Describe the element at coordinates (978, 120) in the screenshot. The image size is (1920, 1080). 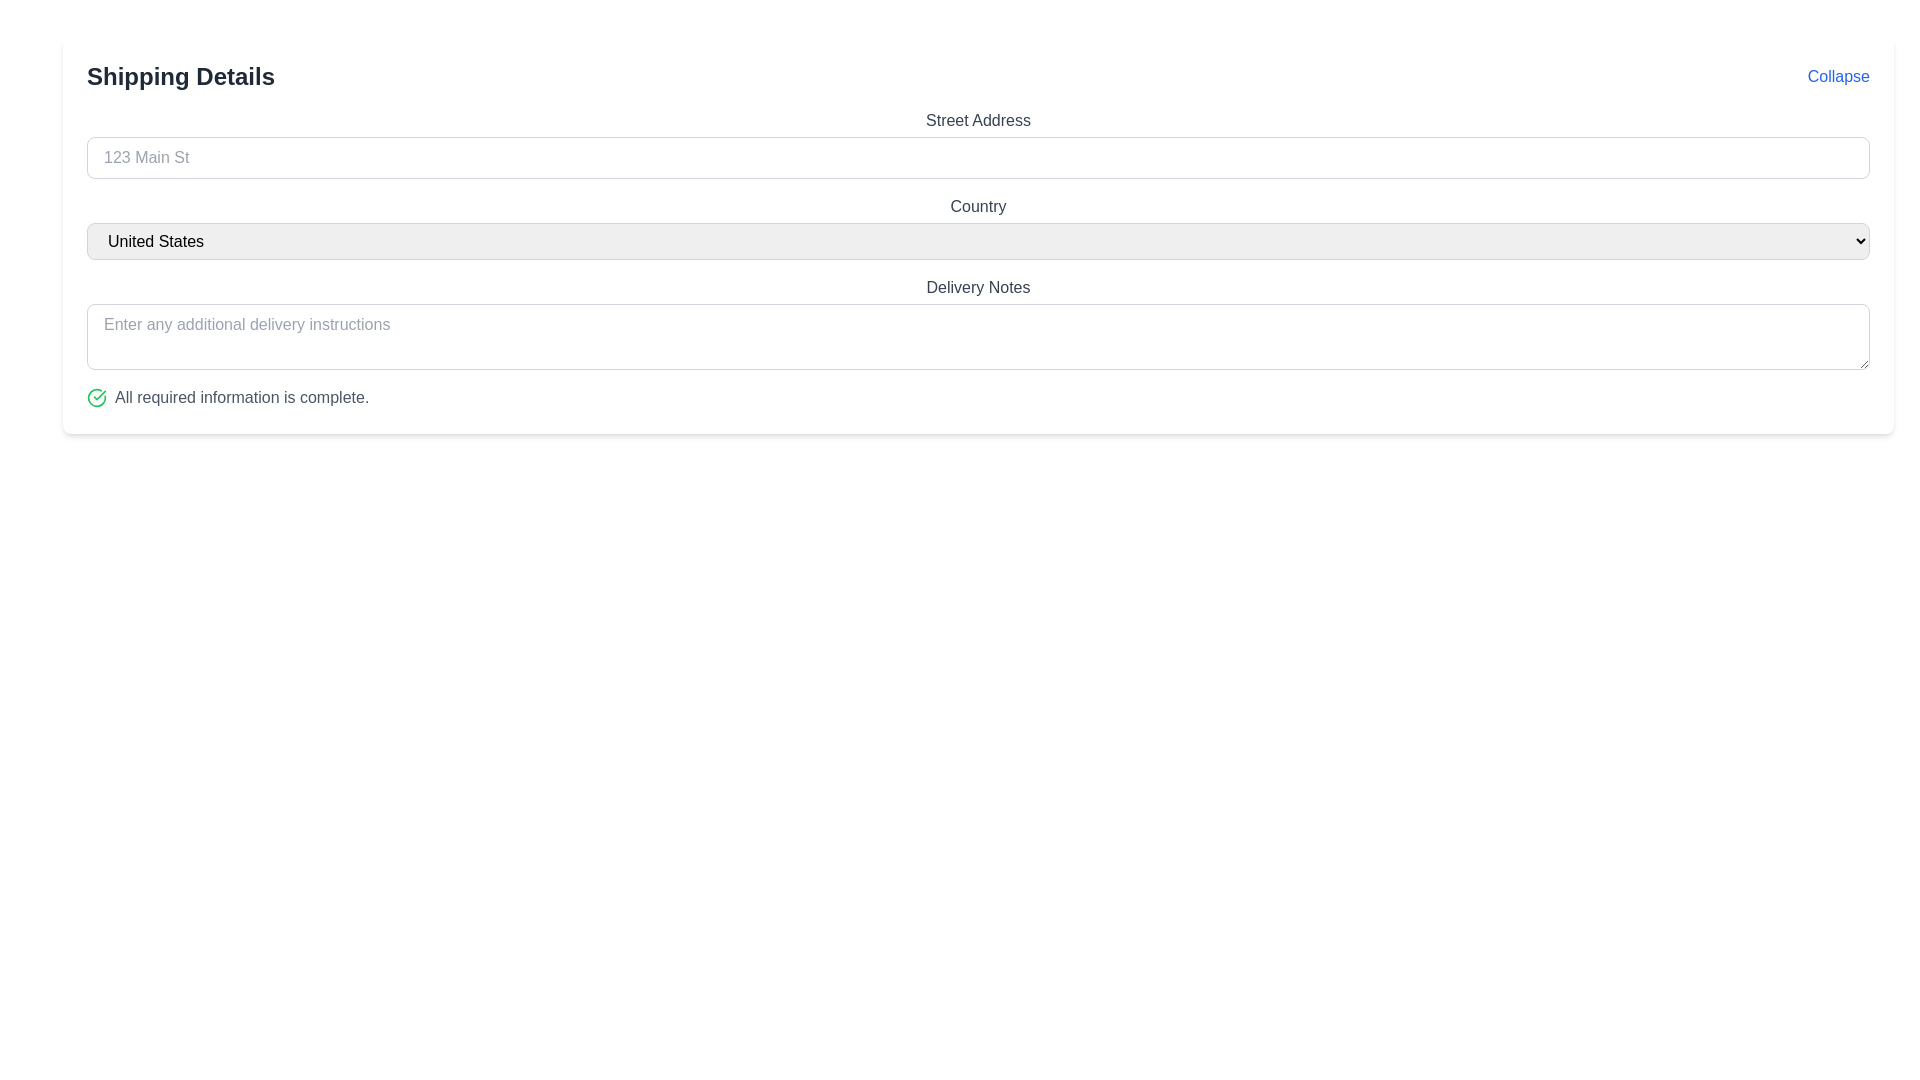
I see `the Text Label that provides context for the '123 Main St' input field, which is positioned above it in the form` at that location.